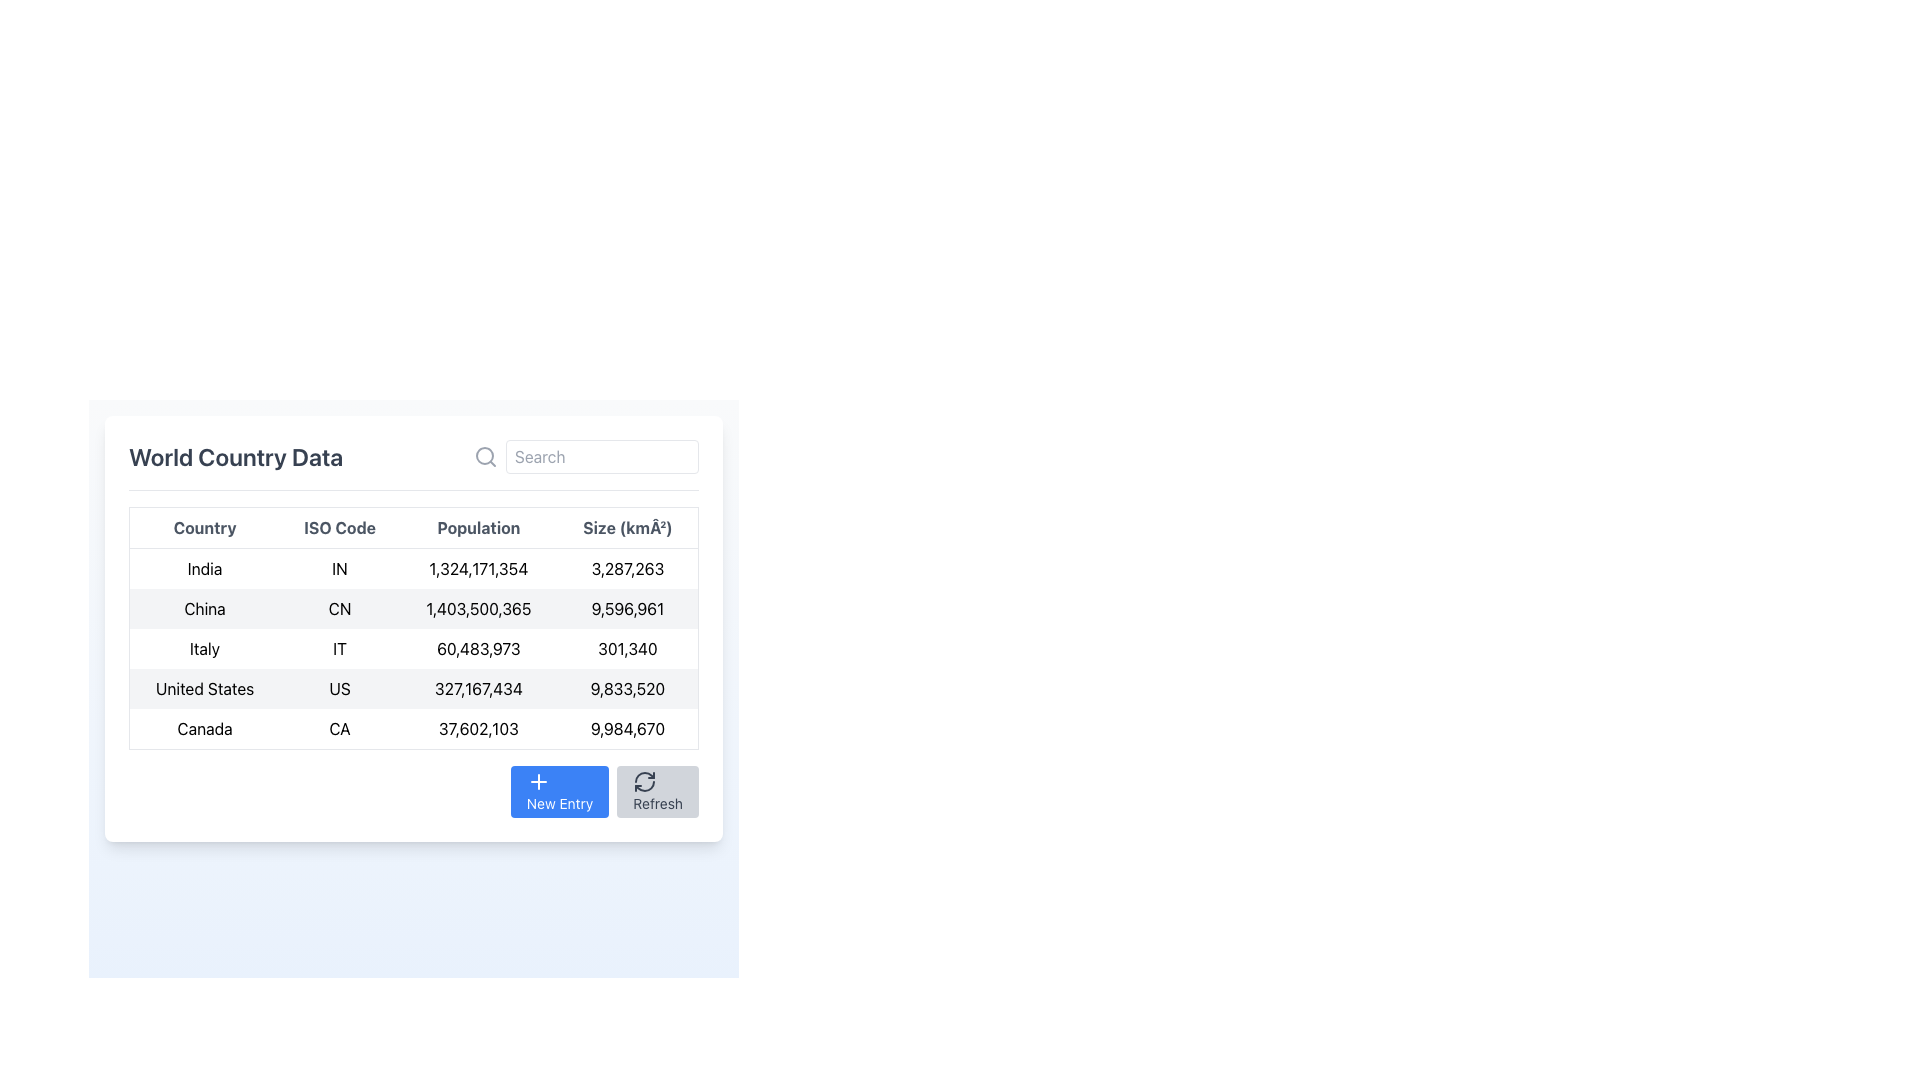 The height and width of the screenshot is (1080, 1920). Describe the element at coordinates (477, 608) in the screenshot. I see `the text label displaying the population value '1,403,500,365' for China, located in the third column of the table row labeled 'China'` at that location.